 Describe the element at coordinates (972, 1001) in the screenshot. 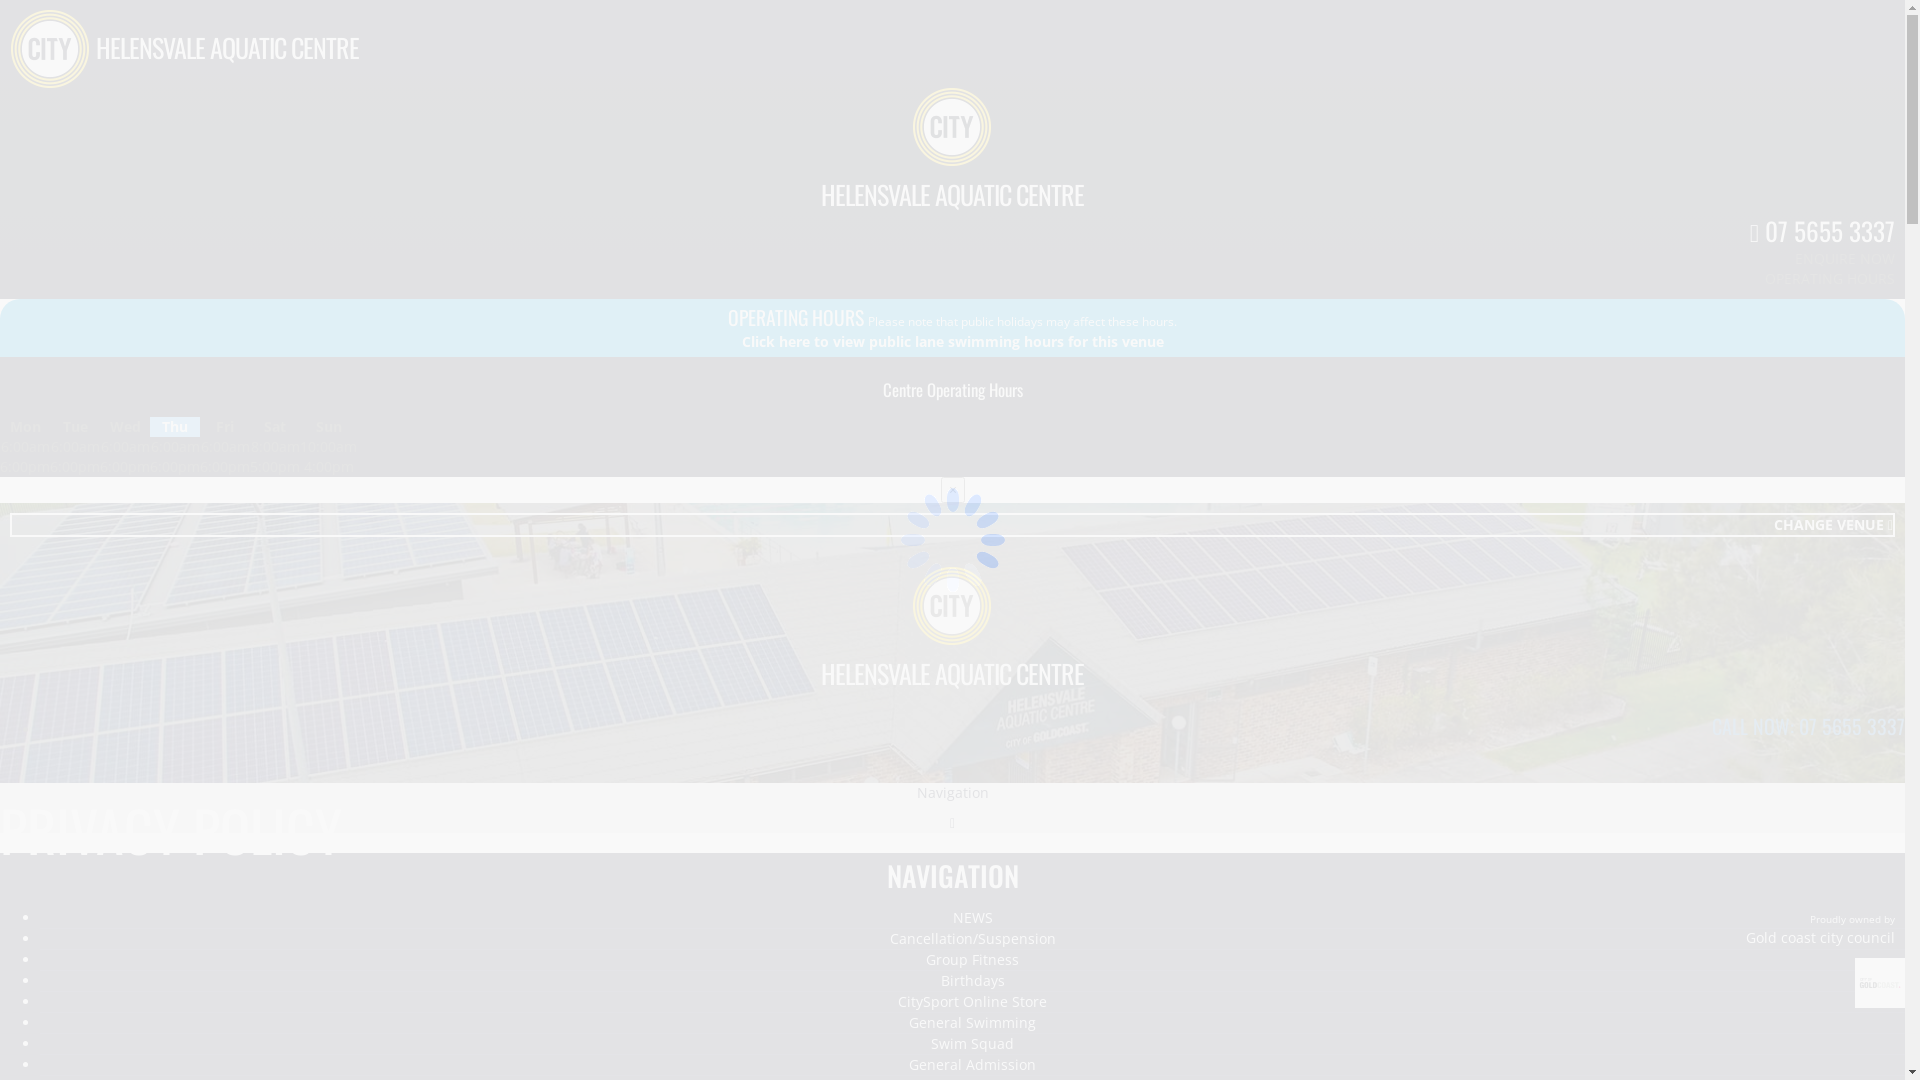

I see `'CitySport Online Store'` at that location.